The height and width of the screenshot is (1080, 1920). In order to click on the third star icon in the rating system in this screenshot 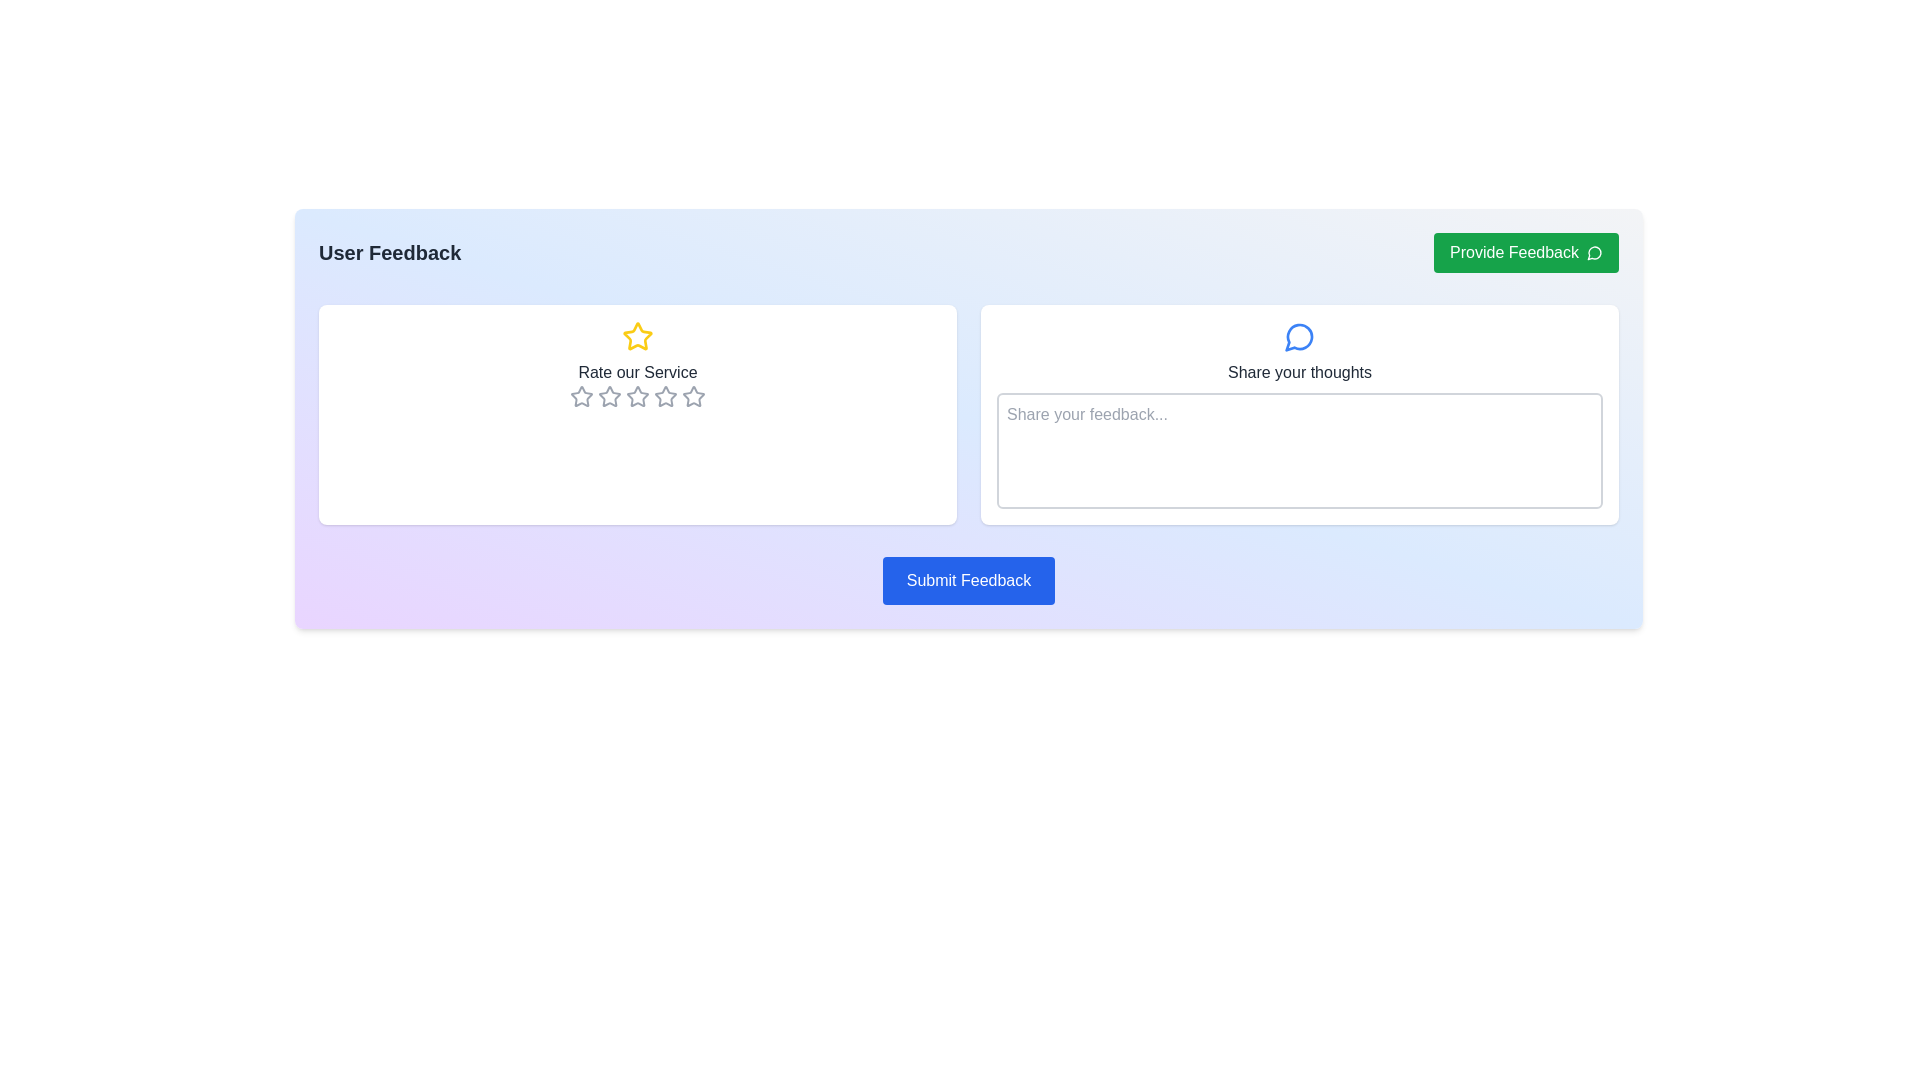, I will do `click(608, 397)`.